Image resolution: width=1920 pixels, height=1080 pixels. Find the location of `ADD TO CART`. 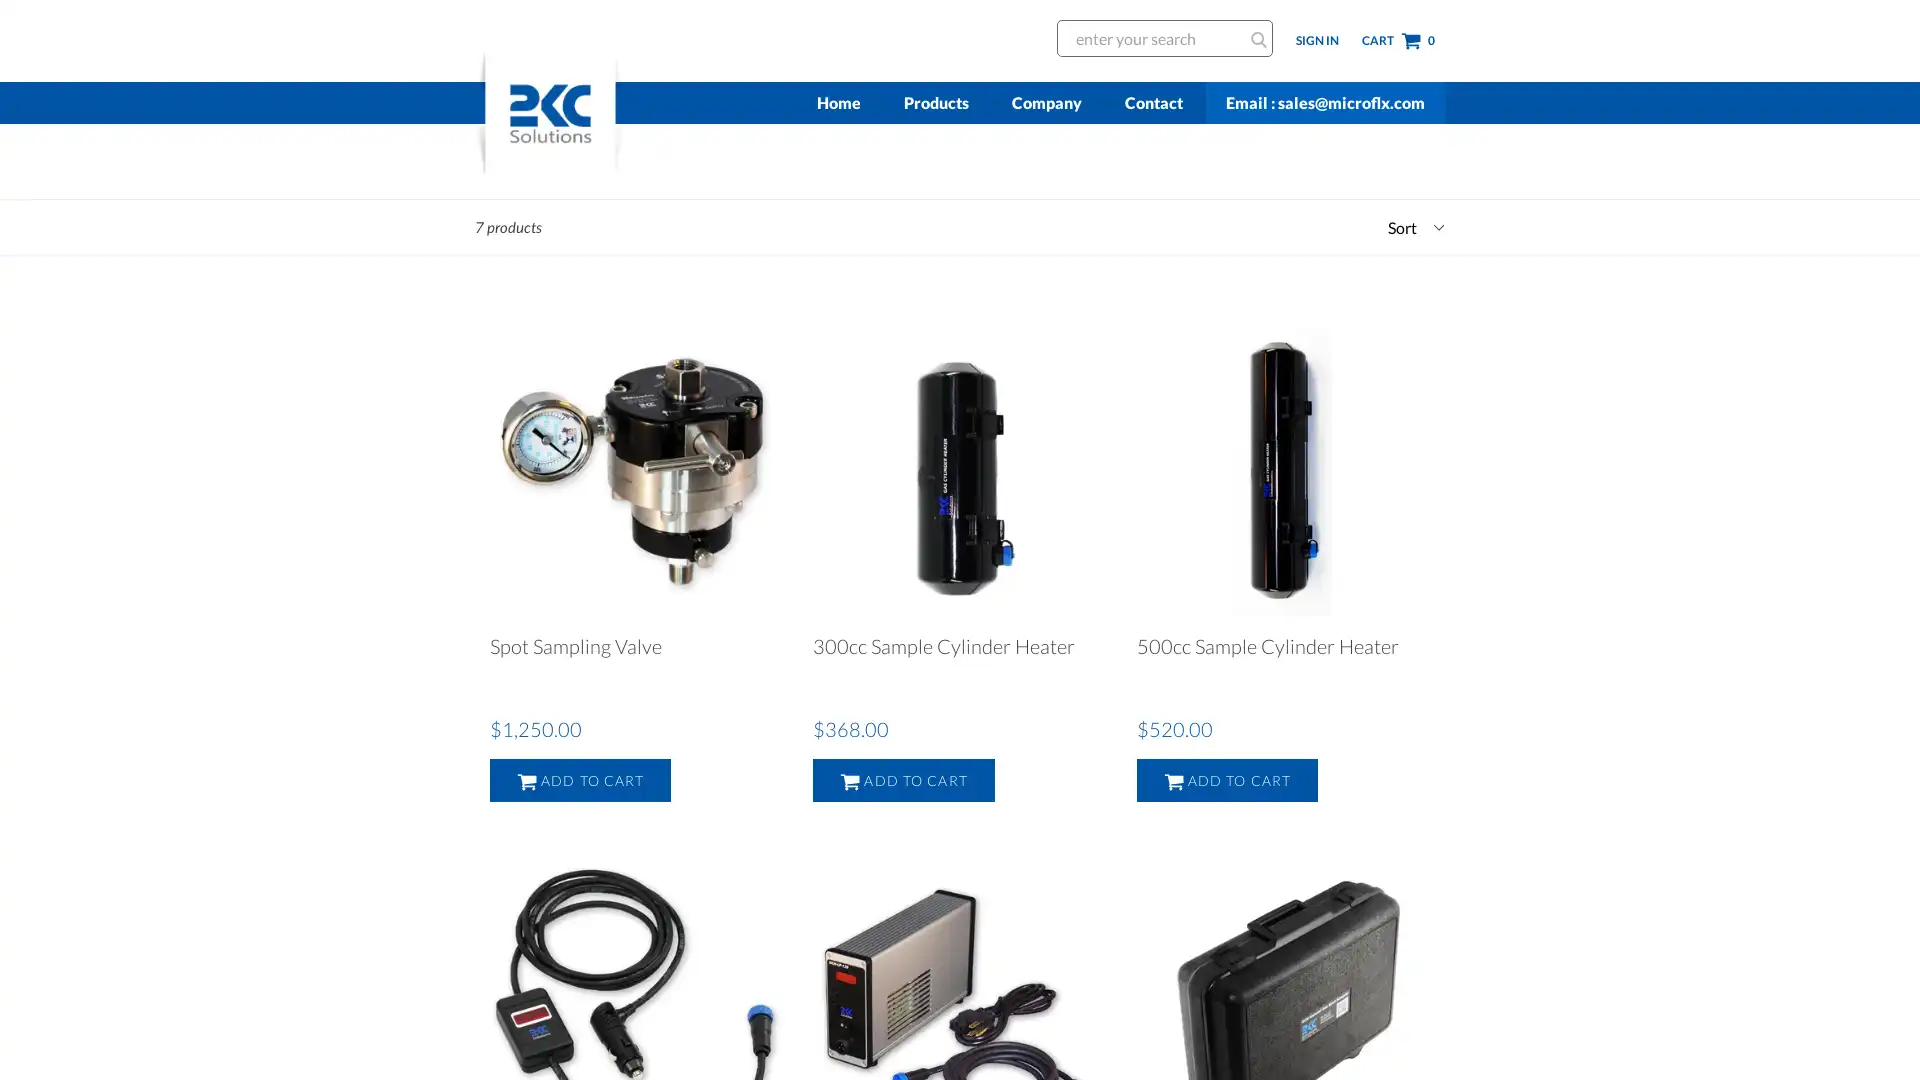

ADD TO CART is located at coordinates (902, 779).